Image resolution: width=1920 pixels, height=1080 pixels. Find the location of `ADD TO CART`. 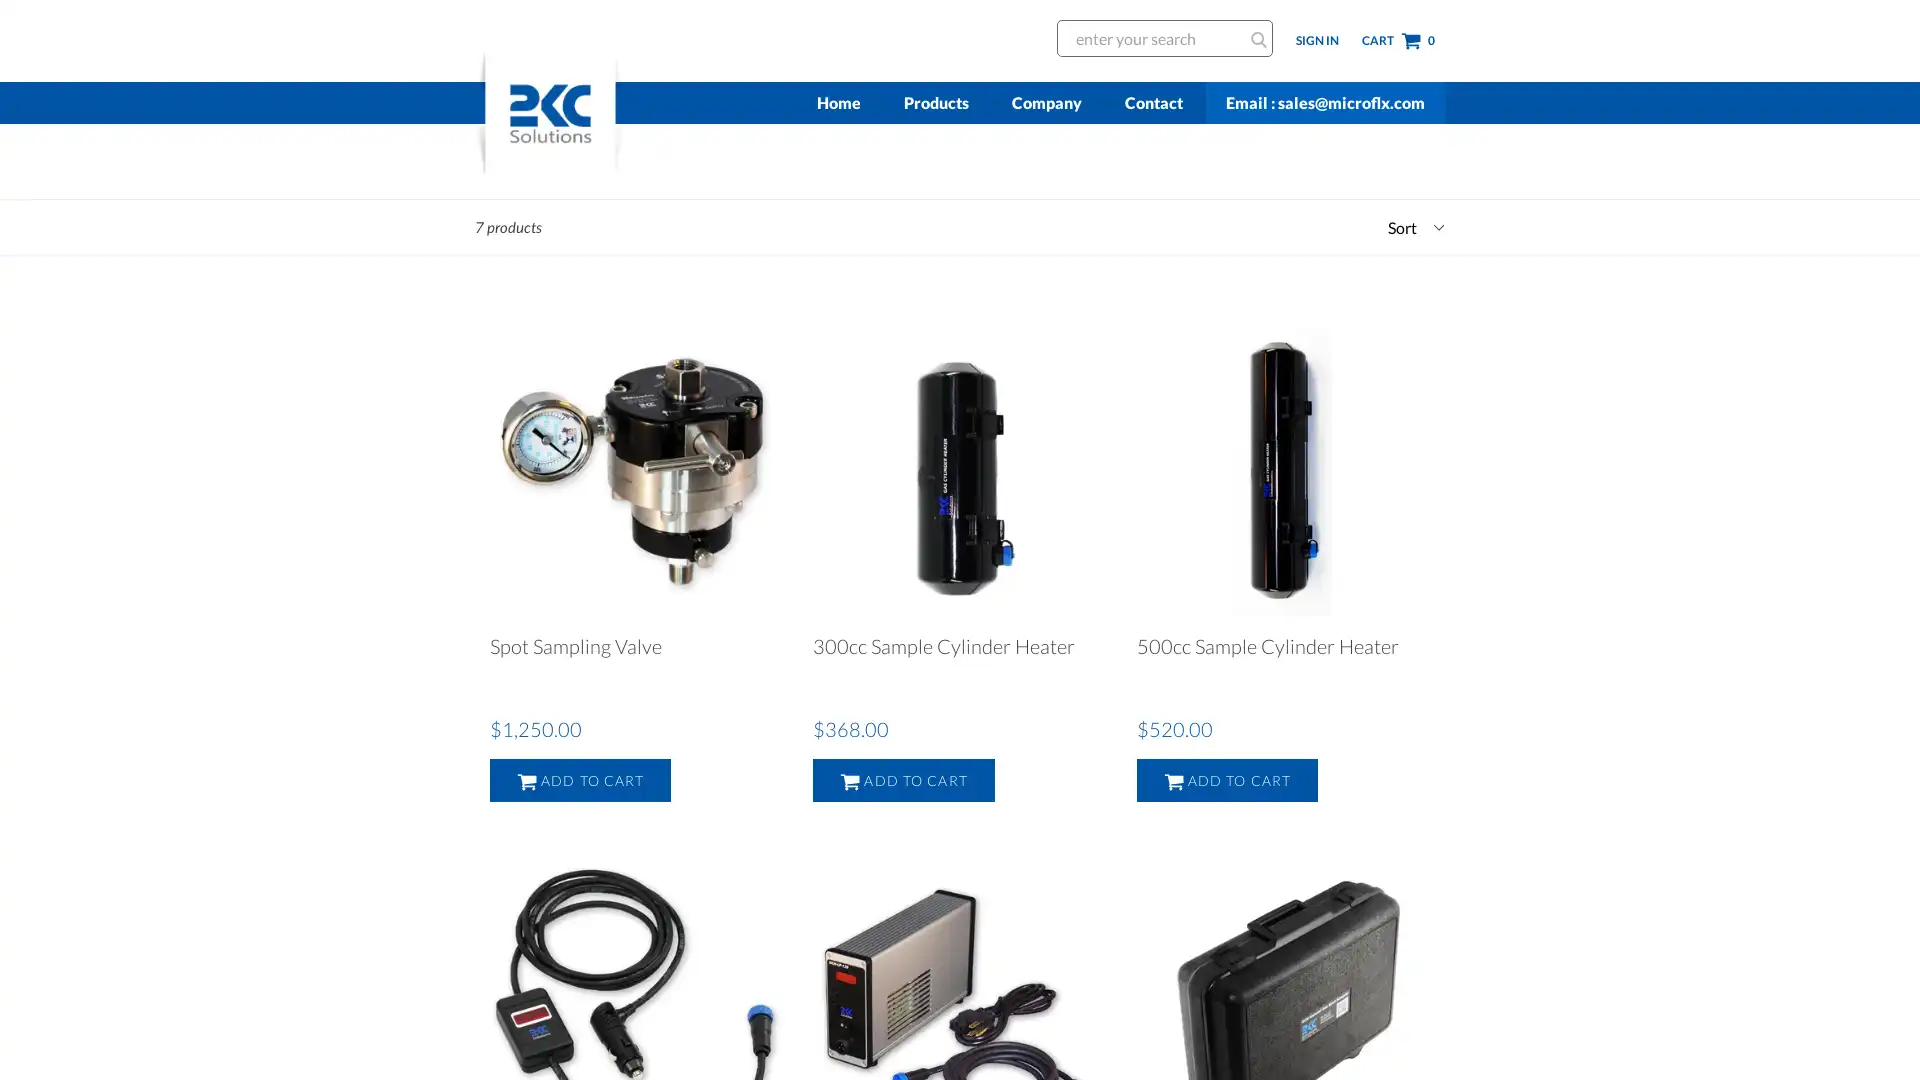

ADD TO CART is located at coordinates (902, 779).